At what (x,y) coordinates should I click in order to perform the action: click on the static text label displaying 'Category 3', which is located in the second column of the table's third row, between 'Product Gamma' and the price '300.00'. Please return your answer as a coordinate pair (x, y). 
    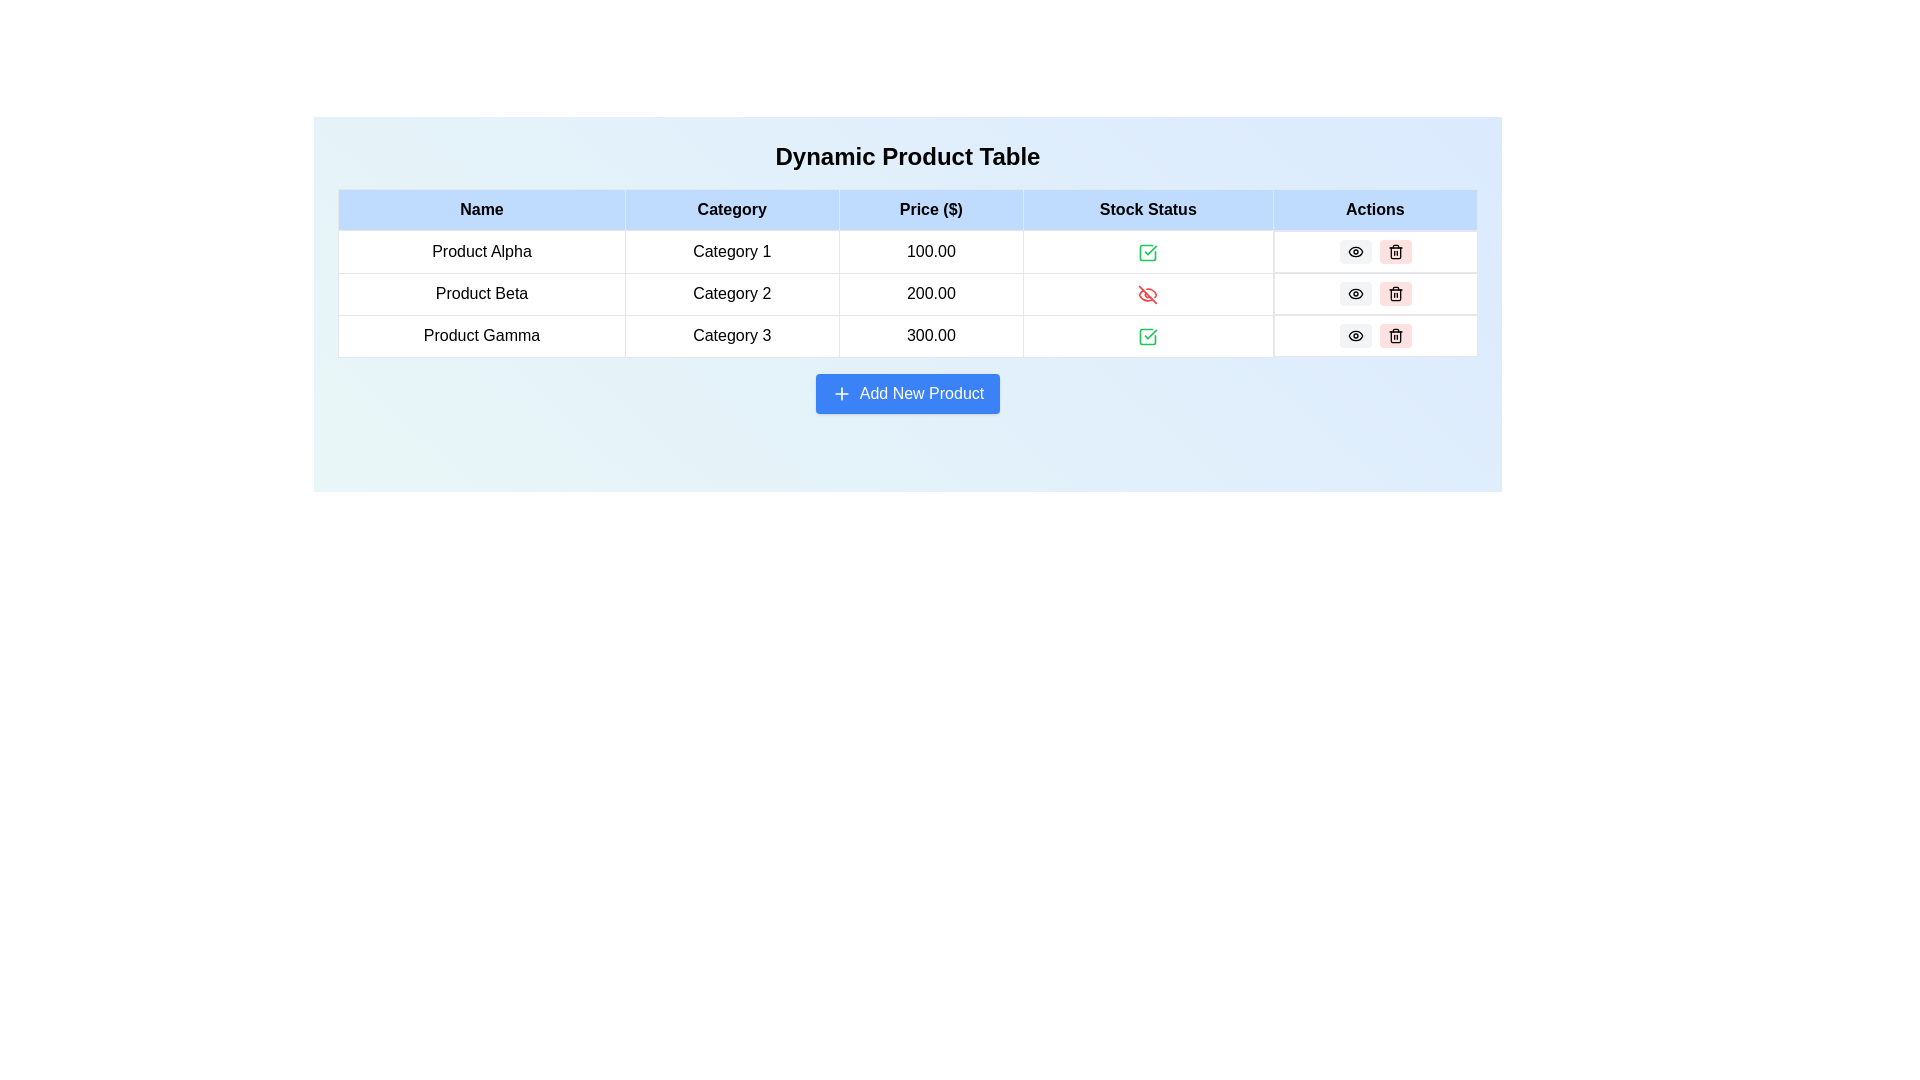
    Looking at the image, I should click on (731, 334).